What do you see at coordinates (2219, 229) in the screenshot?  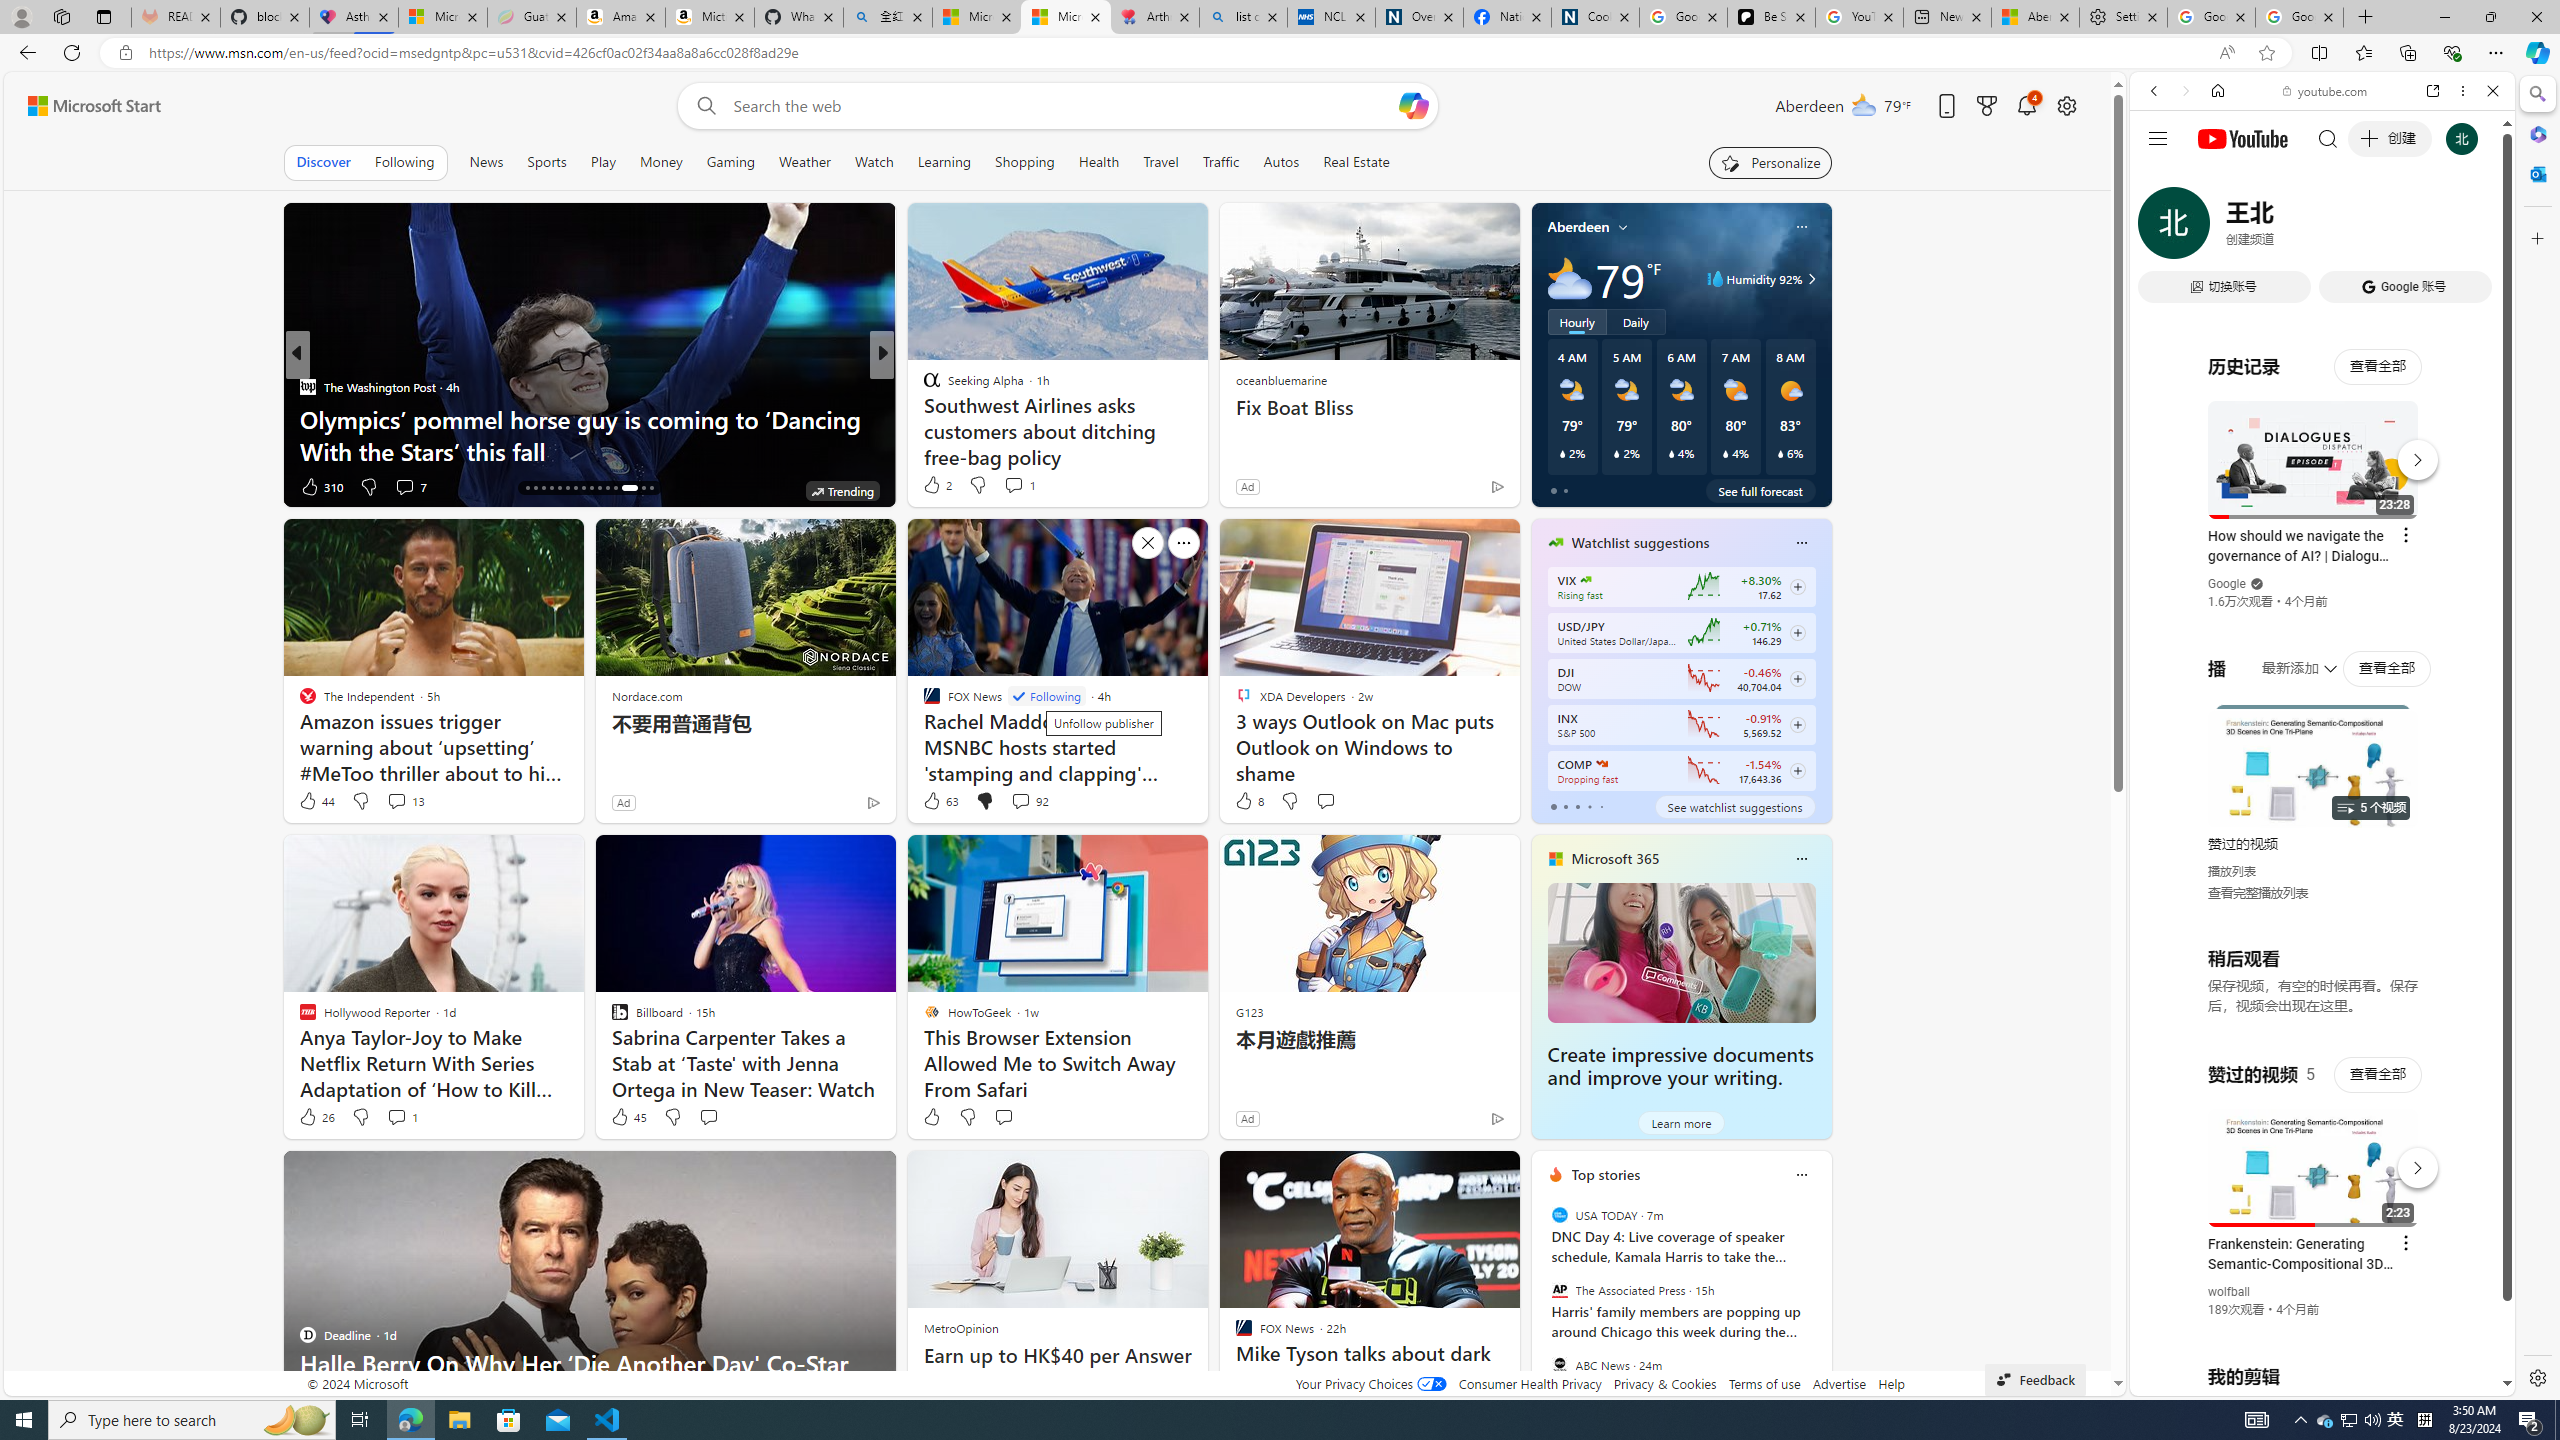 I see `'IMAGES'` at bounding box center [2219, 229].